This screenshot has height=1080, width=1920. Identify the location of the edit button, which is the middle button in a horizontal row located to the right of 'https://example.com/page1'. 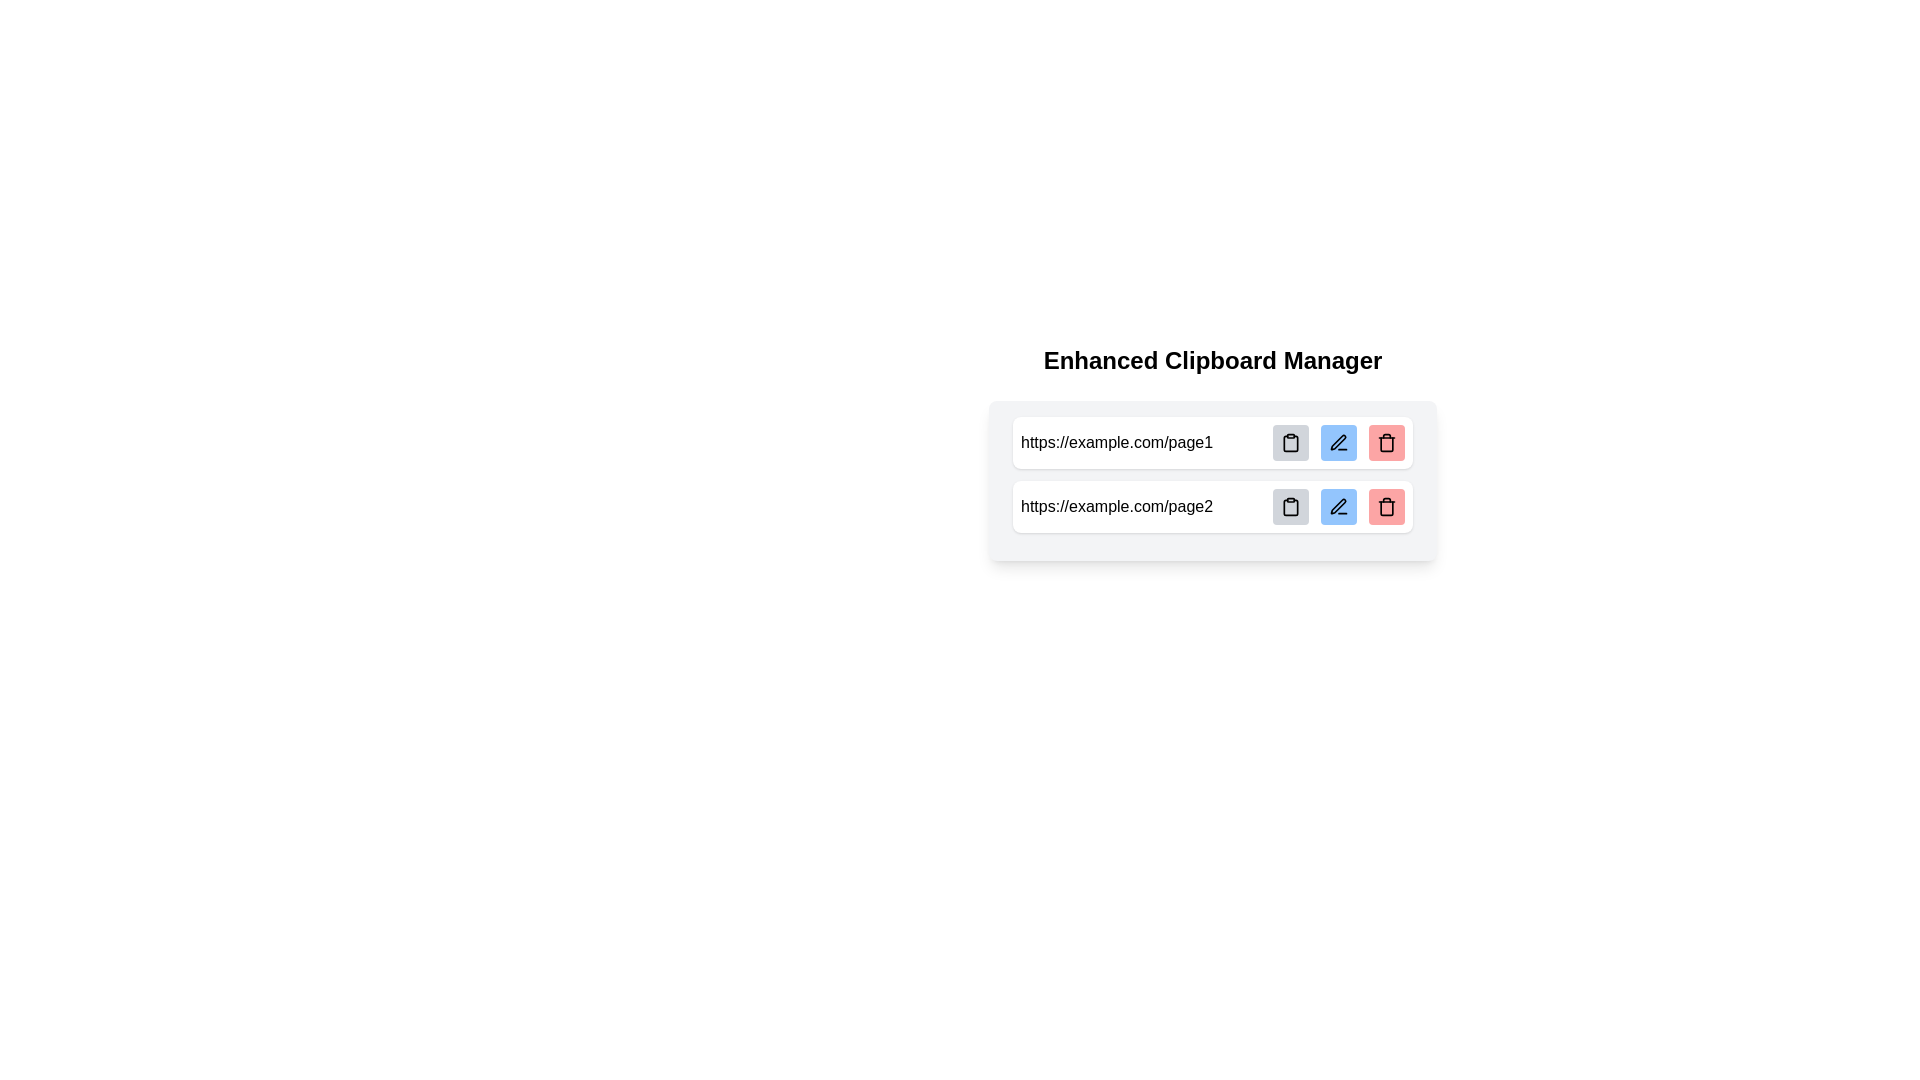
(1339, 442).